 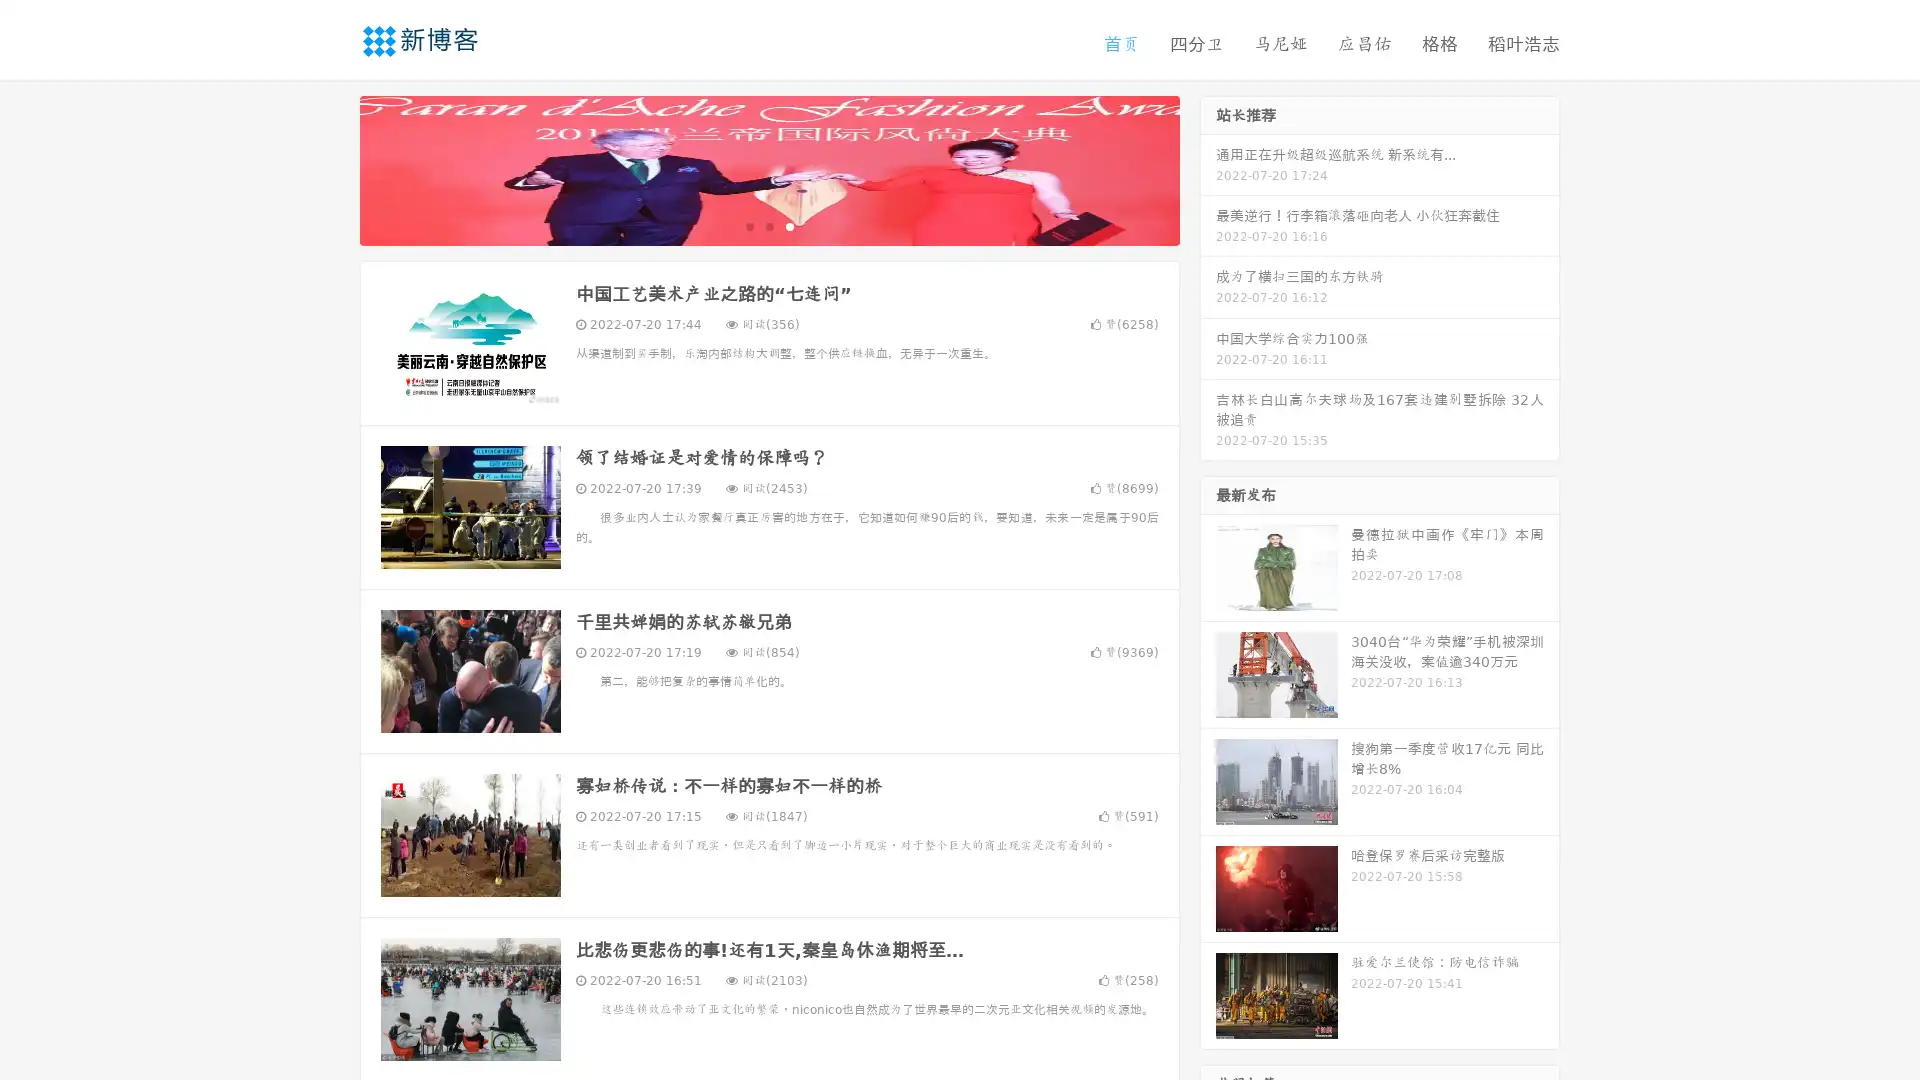 What do you see at coordinates (748, 225) in the screenshot?
I see `Go to slide 1` at bounding box center [748, 225].